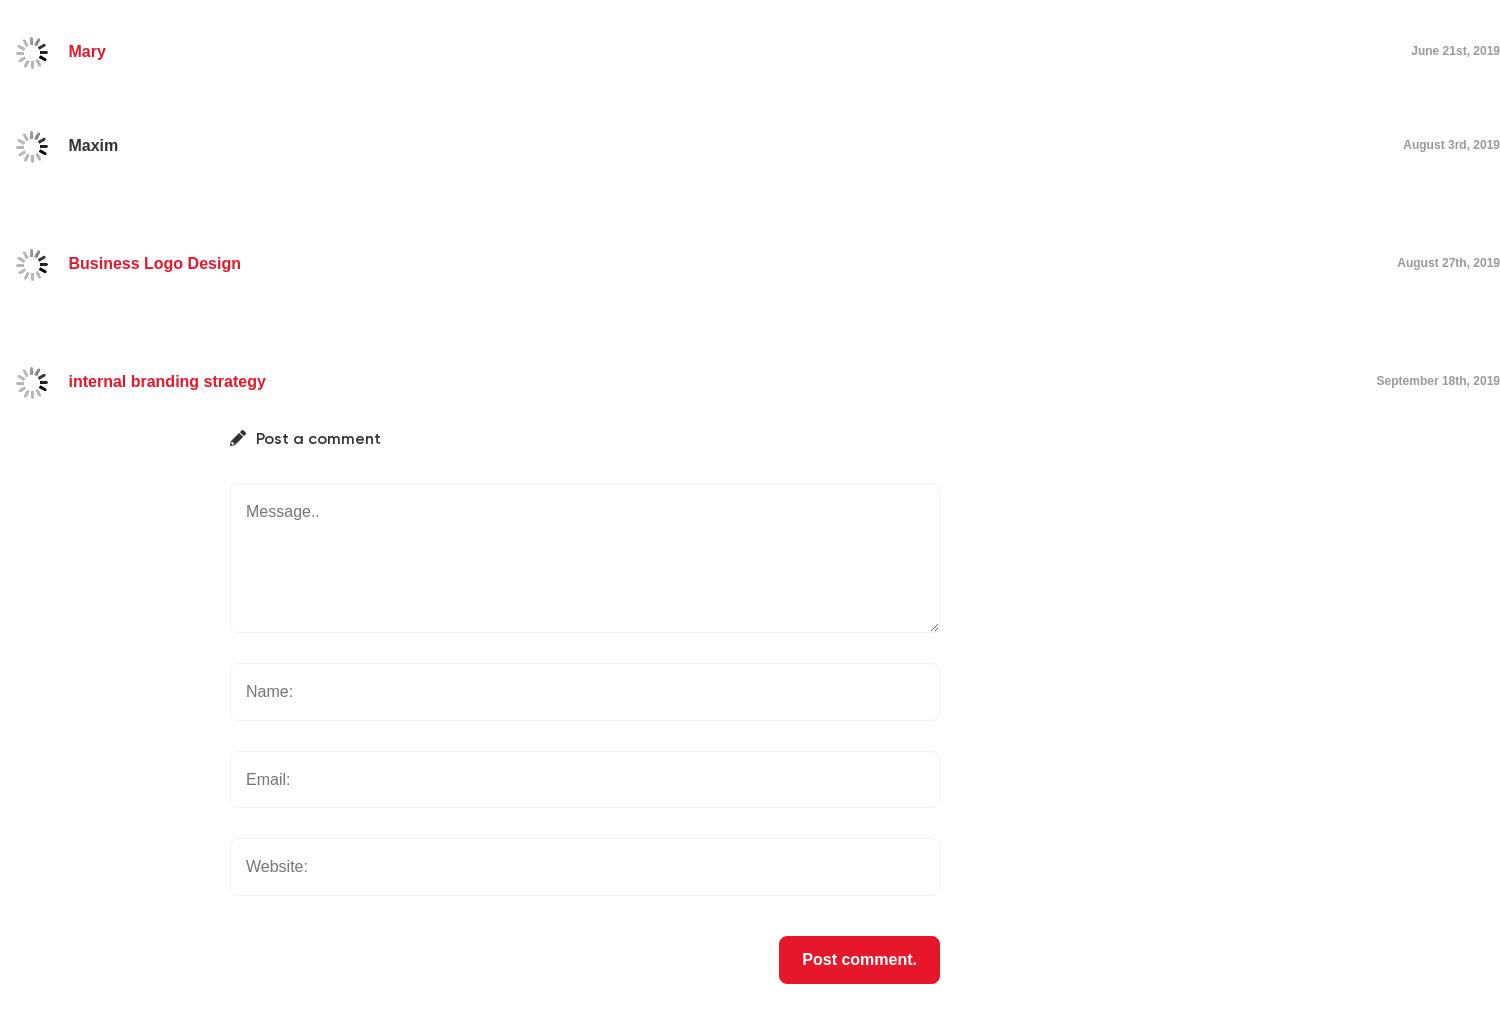 This screenshot has width=1500, height=1024. Describe the element at coordinates (503, 42) in the screenshot. I see `'Branding is key to any organization and should be built and maintained by all.'` at that location.